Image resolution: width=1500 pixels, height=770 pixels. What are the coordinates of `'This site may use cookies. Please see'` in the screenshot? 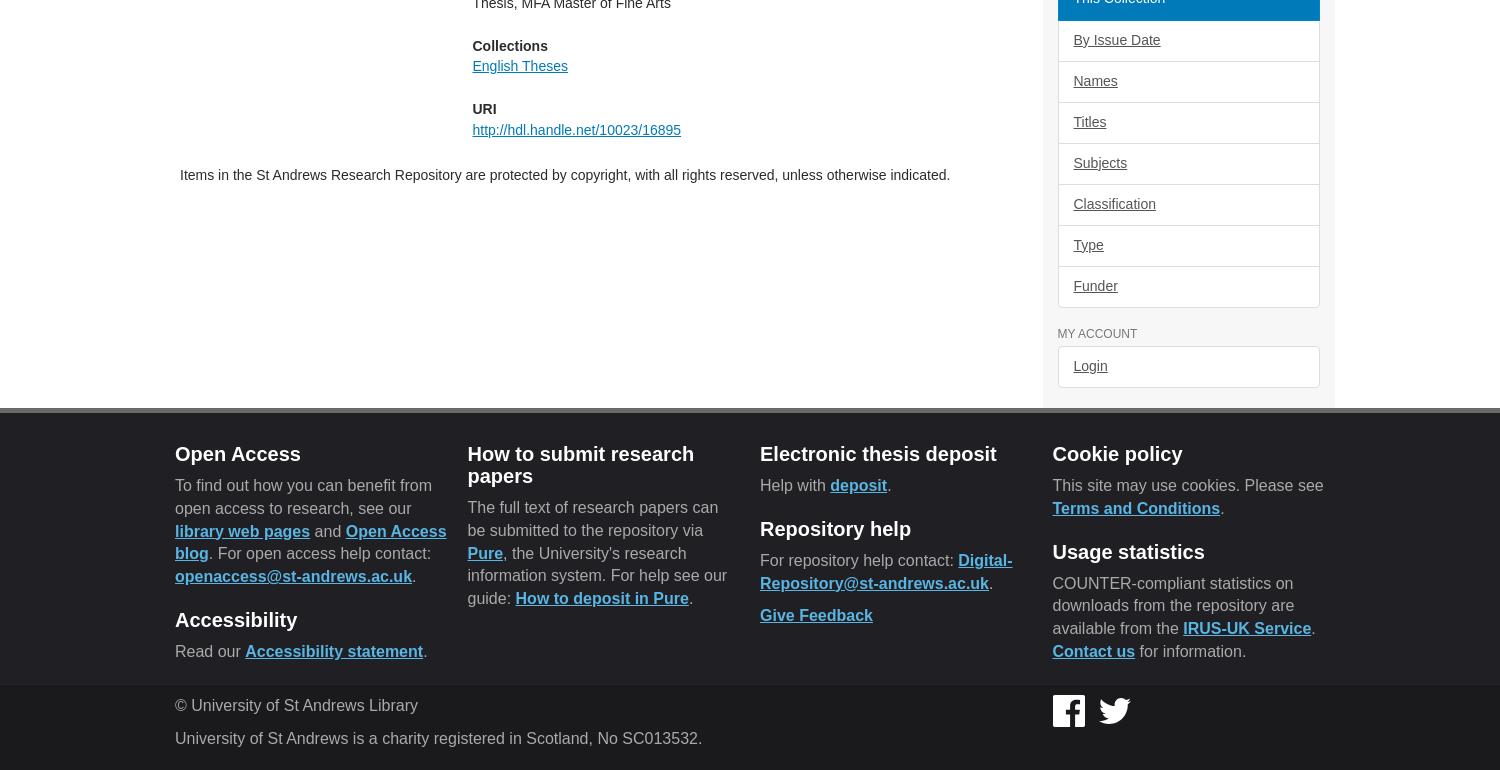 It's located at (1187, 483).